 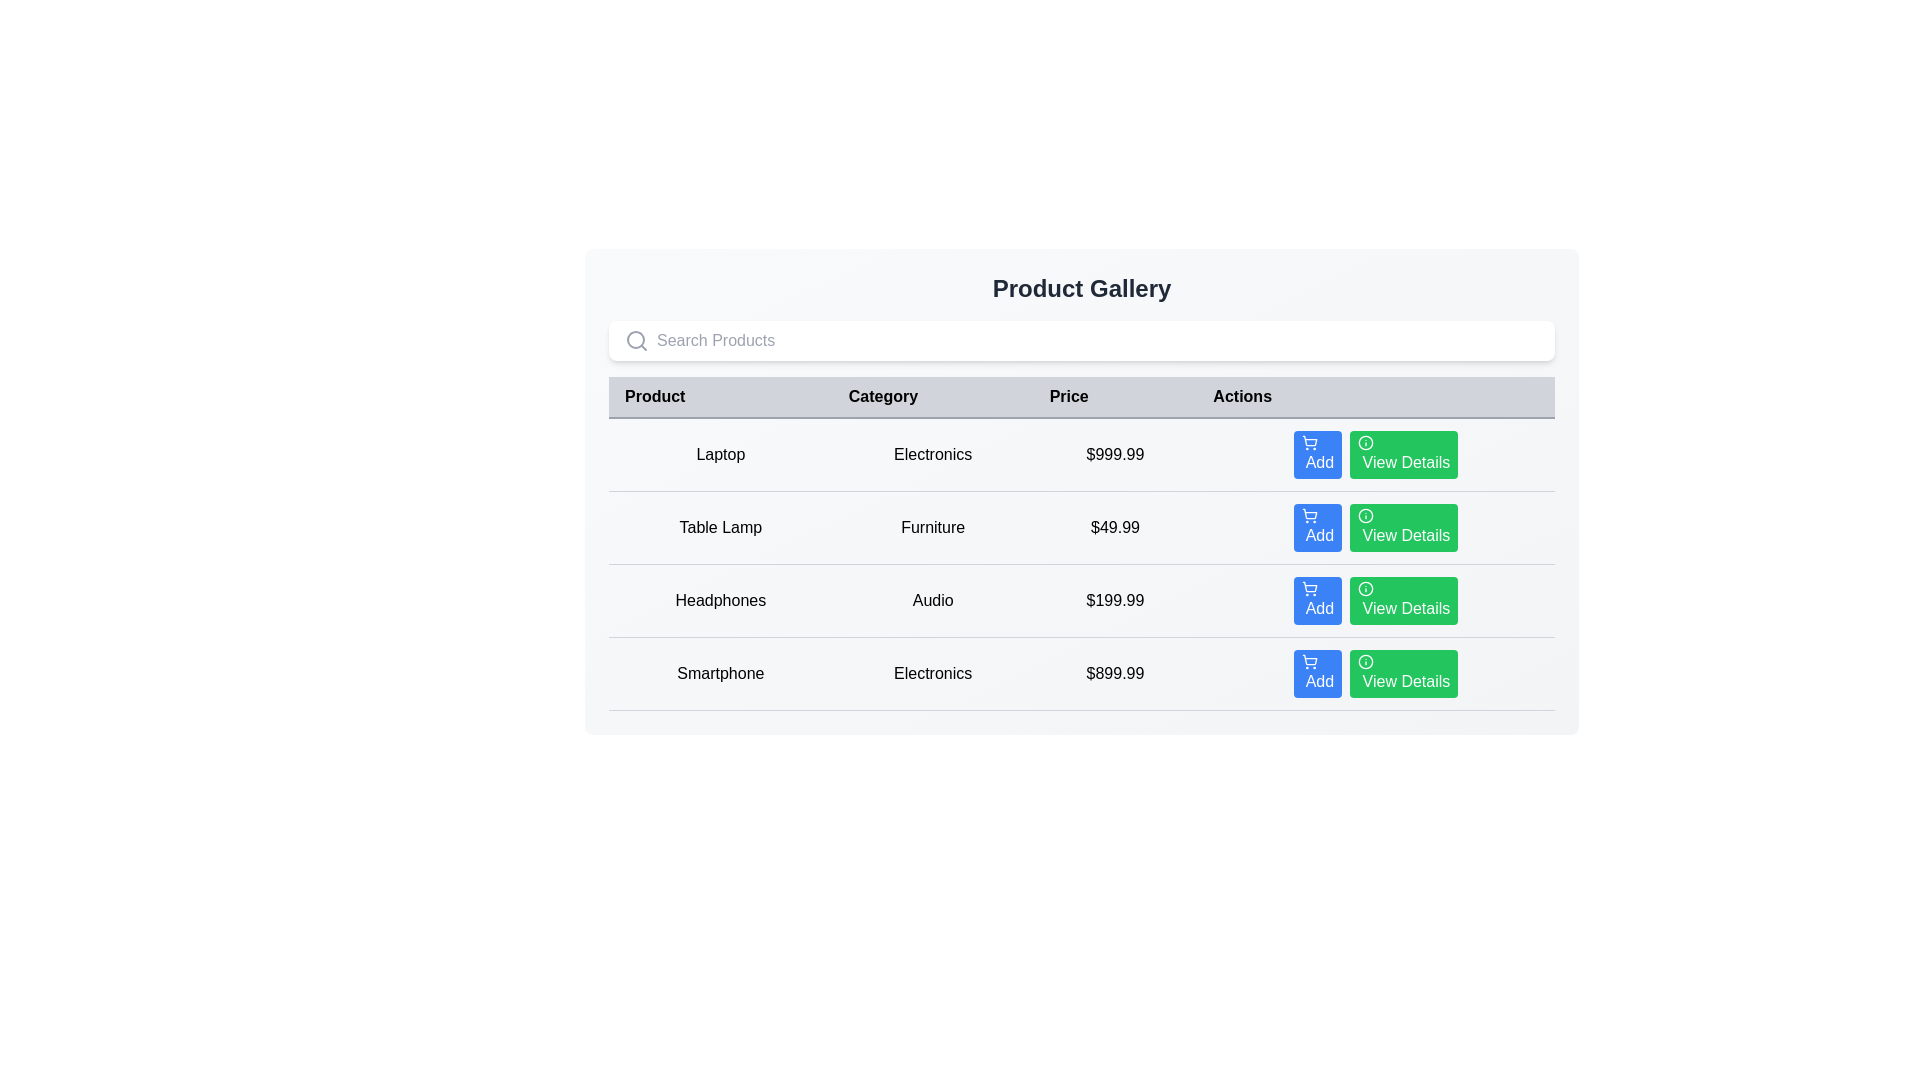 What do you see at coordinates (1365, 442) in the screenshot?
I see `the SVG circle that is part of the informational icon in the 'Actions' column of the first row of the table, aligned to the 'View Details' button` at bounding box center [1365, 442].